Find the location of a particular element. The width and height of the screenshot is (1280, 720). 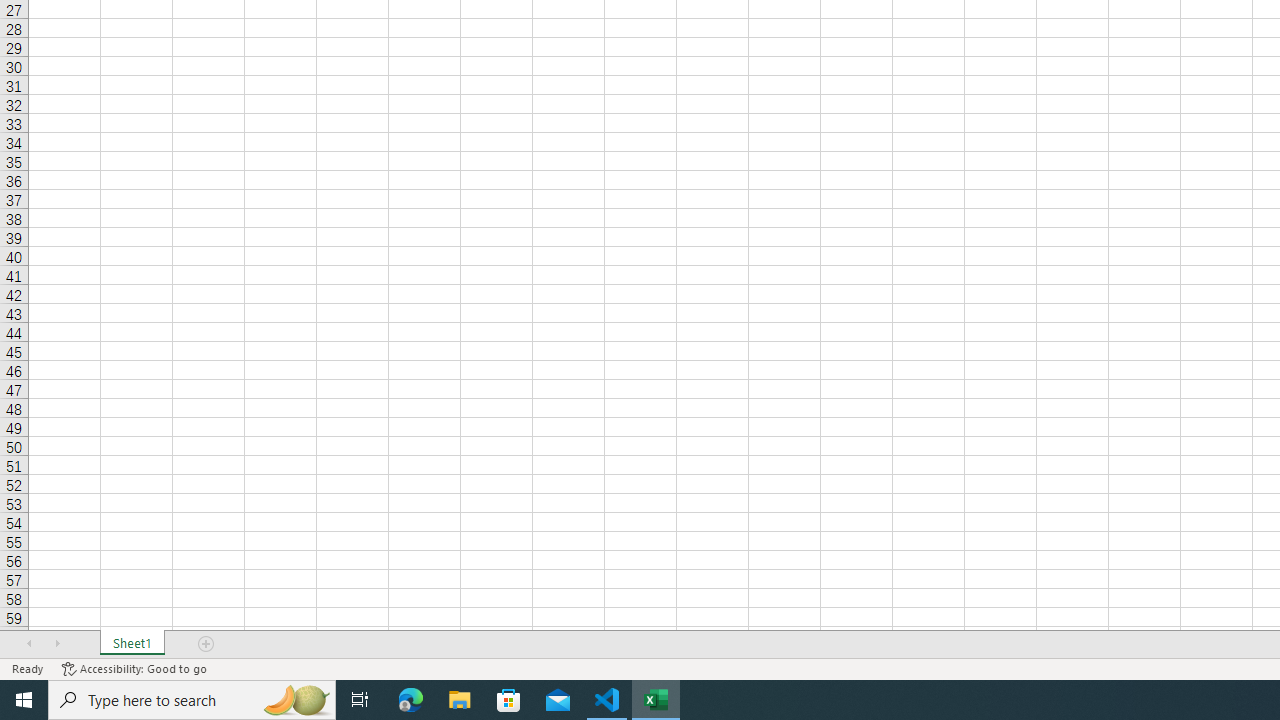

'Sheet1' is located at coordinates (131, 644).